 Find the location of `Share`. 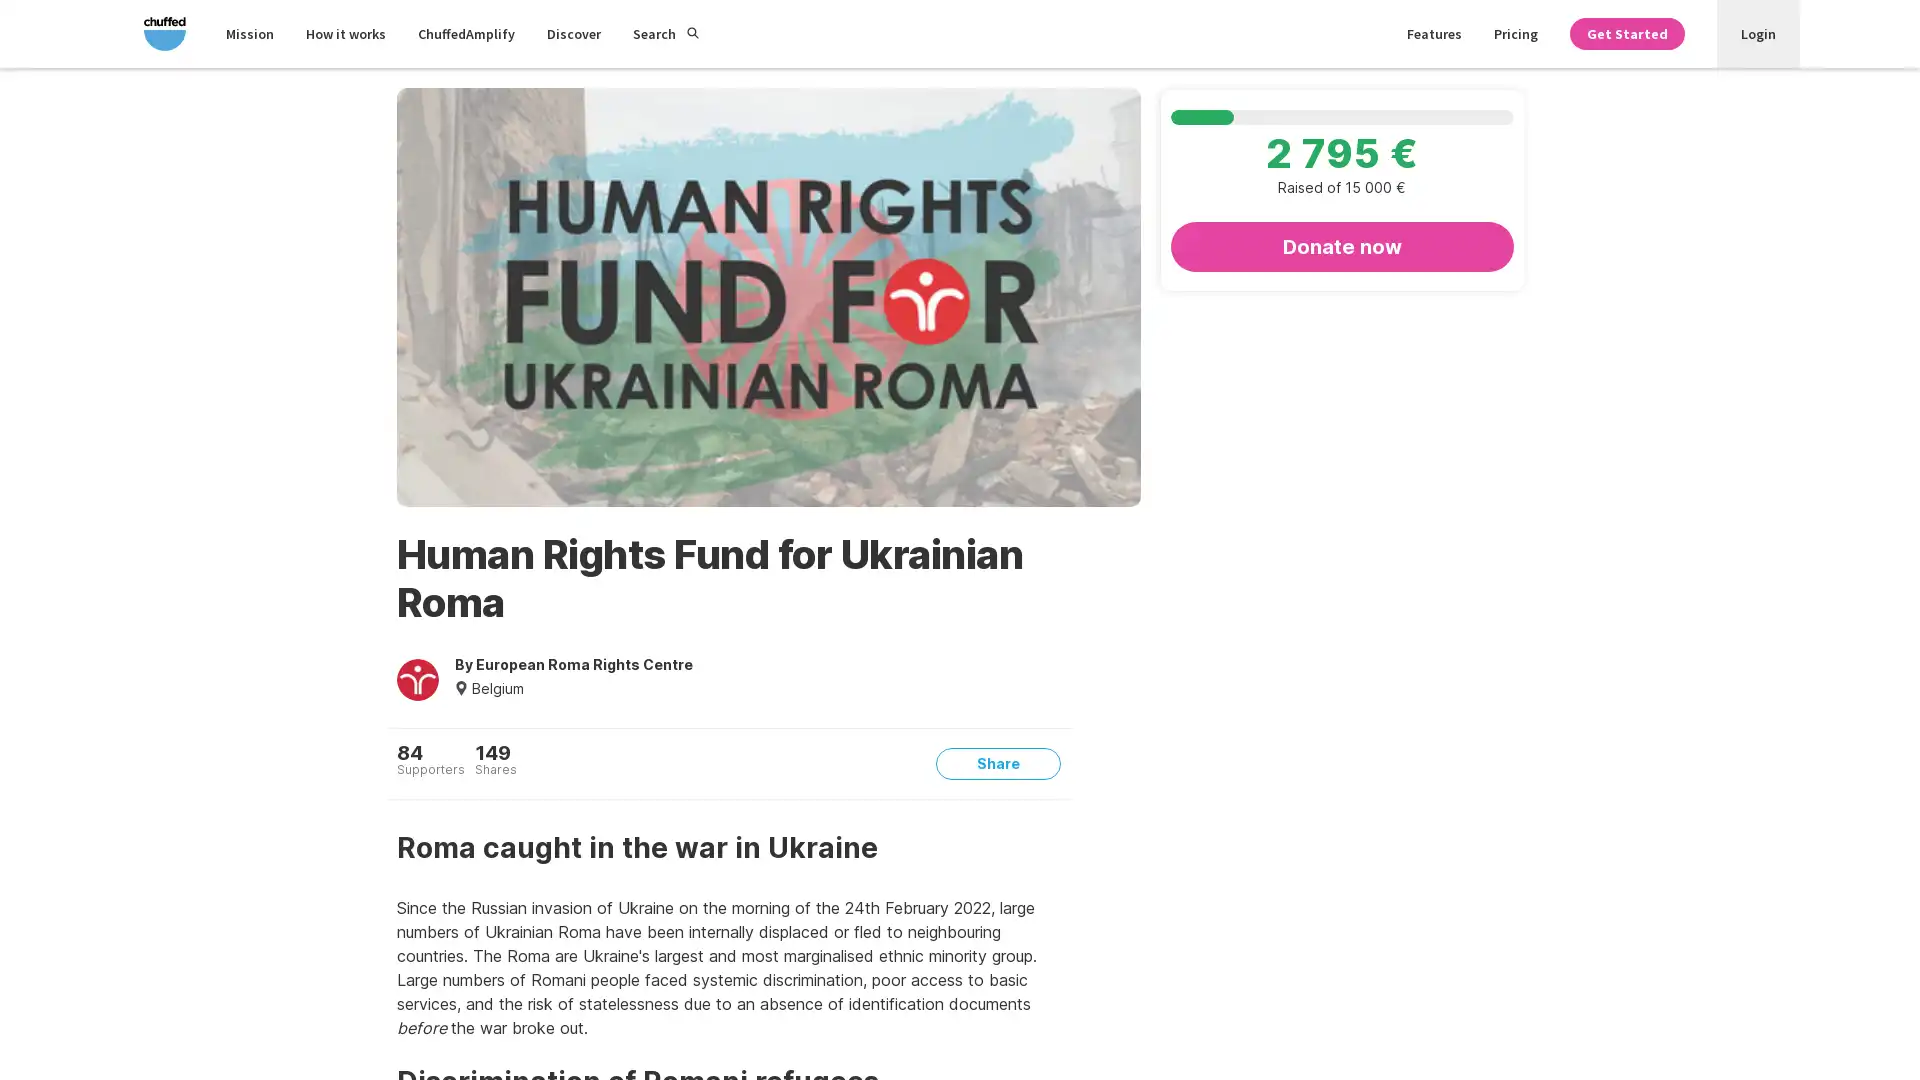

Share is located at coordinates (997, 763).